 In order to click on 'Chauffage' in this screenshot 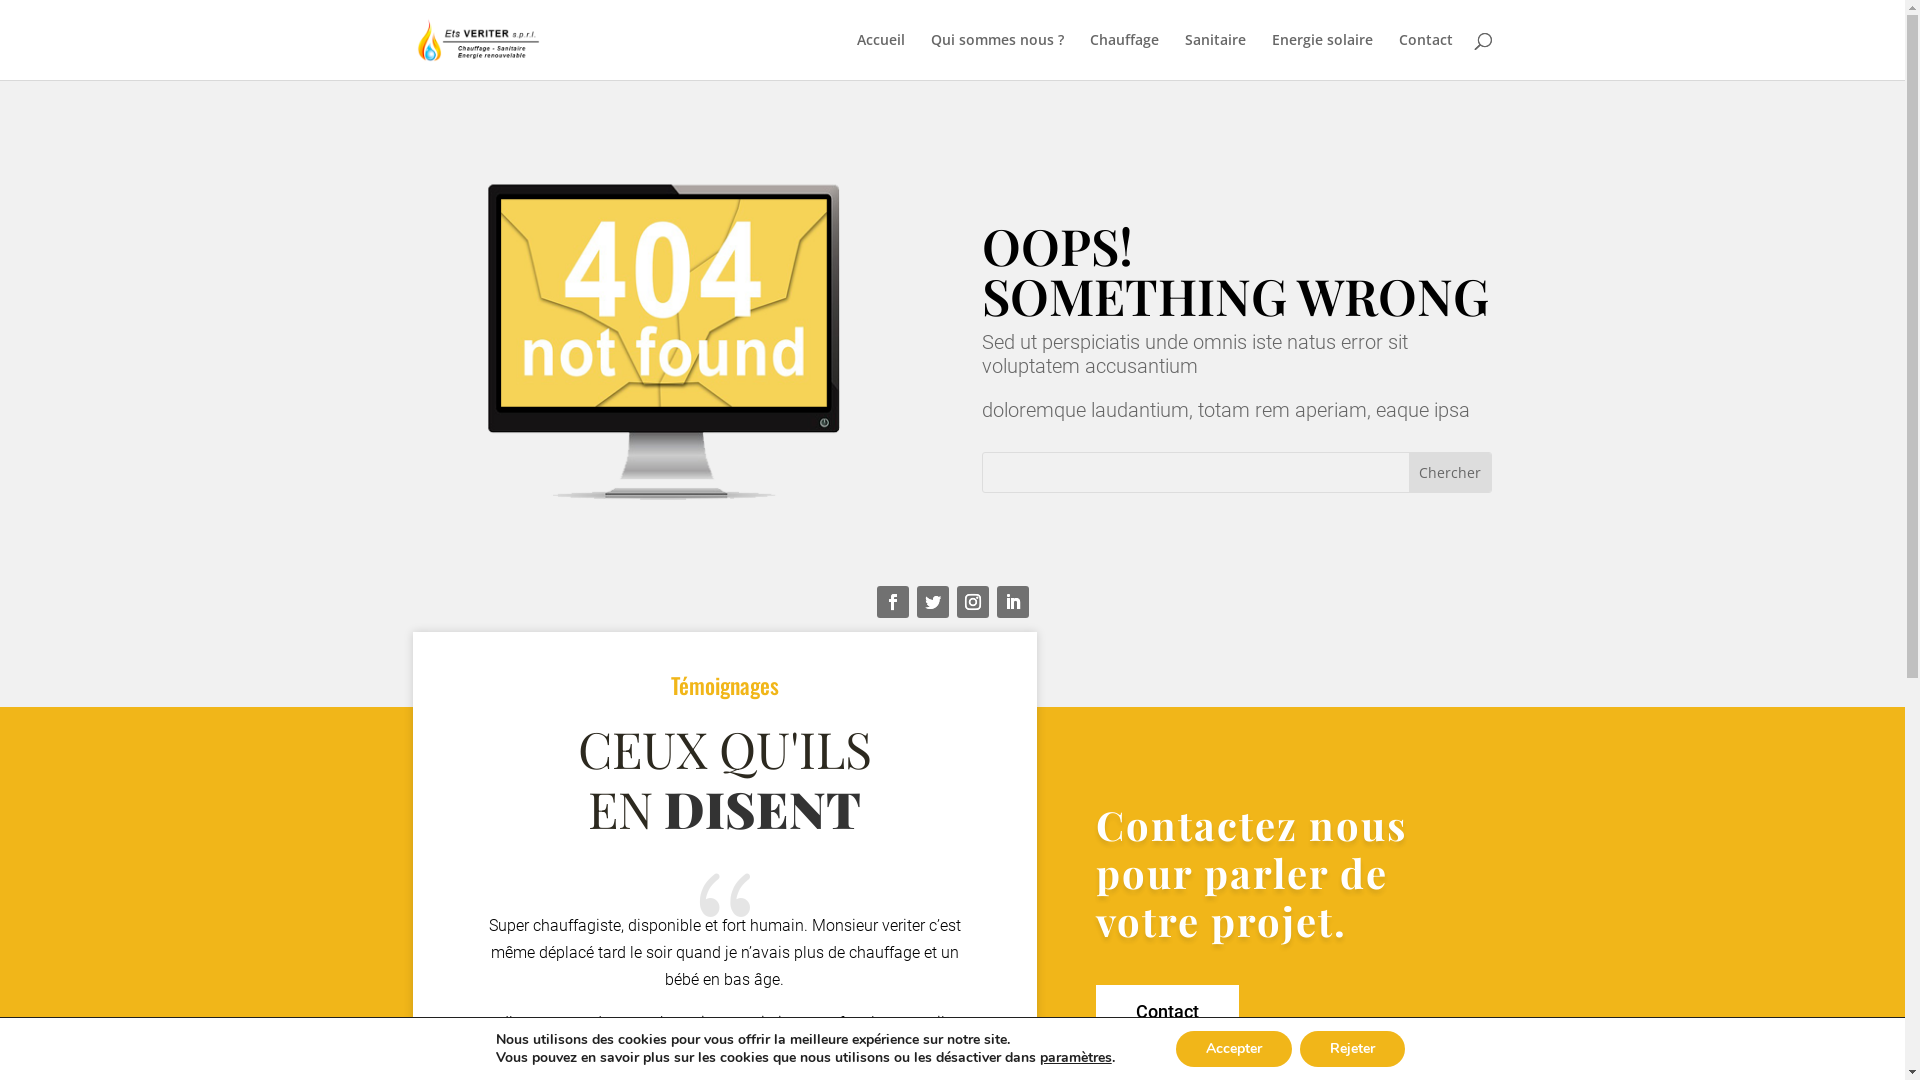, I will do `click(1124, 55)`.